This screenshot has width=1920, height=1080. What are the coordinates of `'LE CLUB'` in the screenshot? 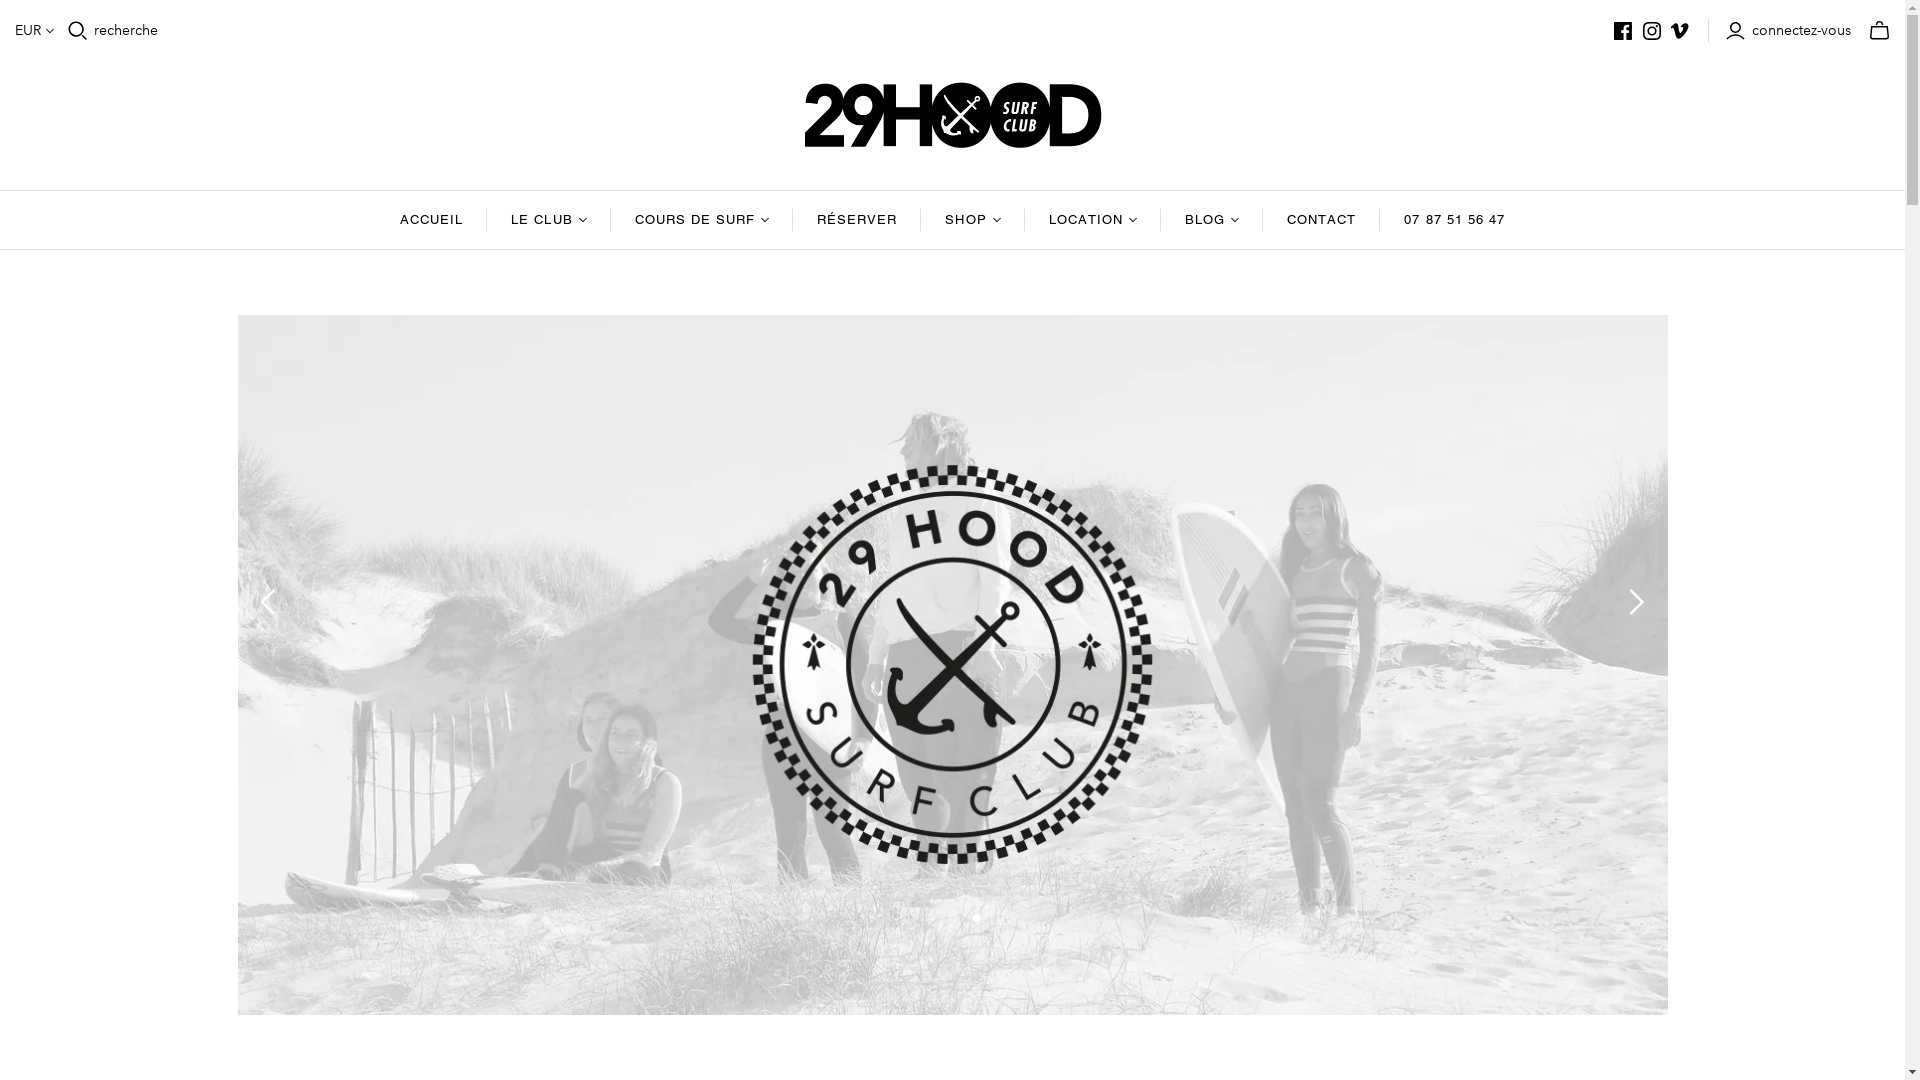 It's located at (486, 219).